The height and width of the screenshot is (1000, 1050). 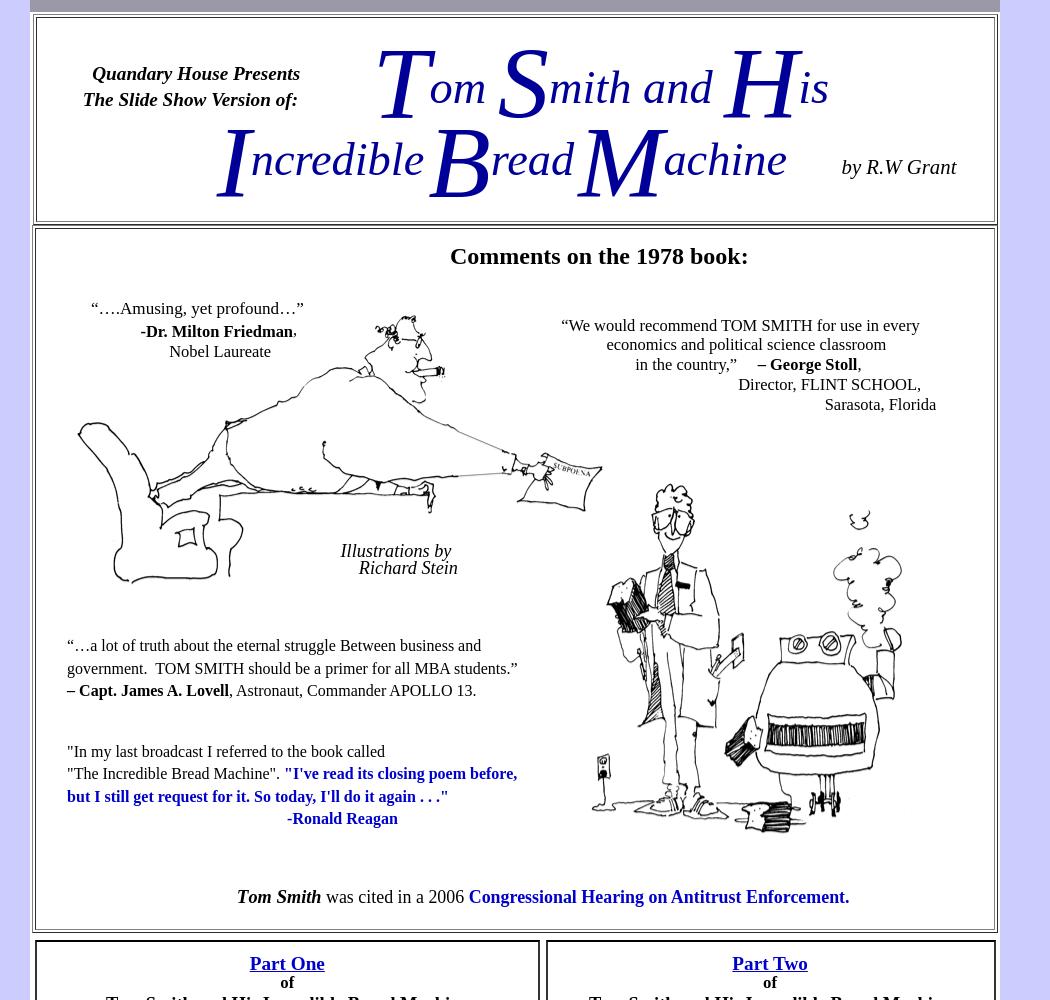 I want to click on 'mith', so click(x=285, y=896).